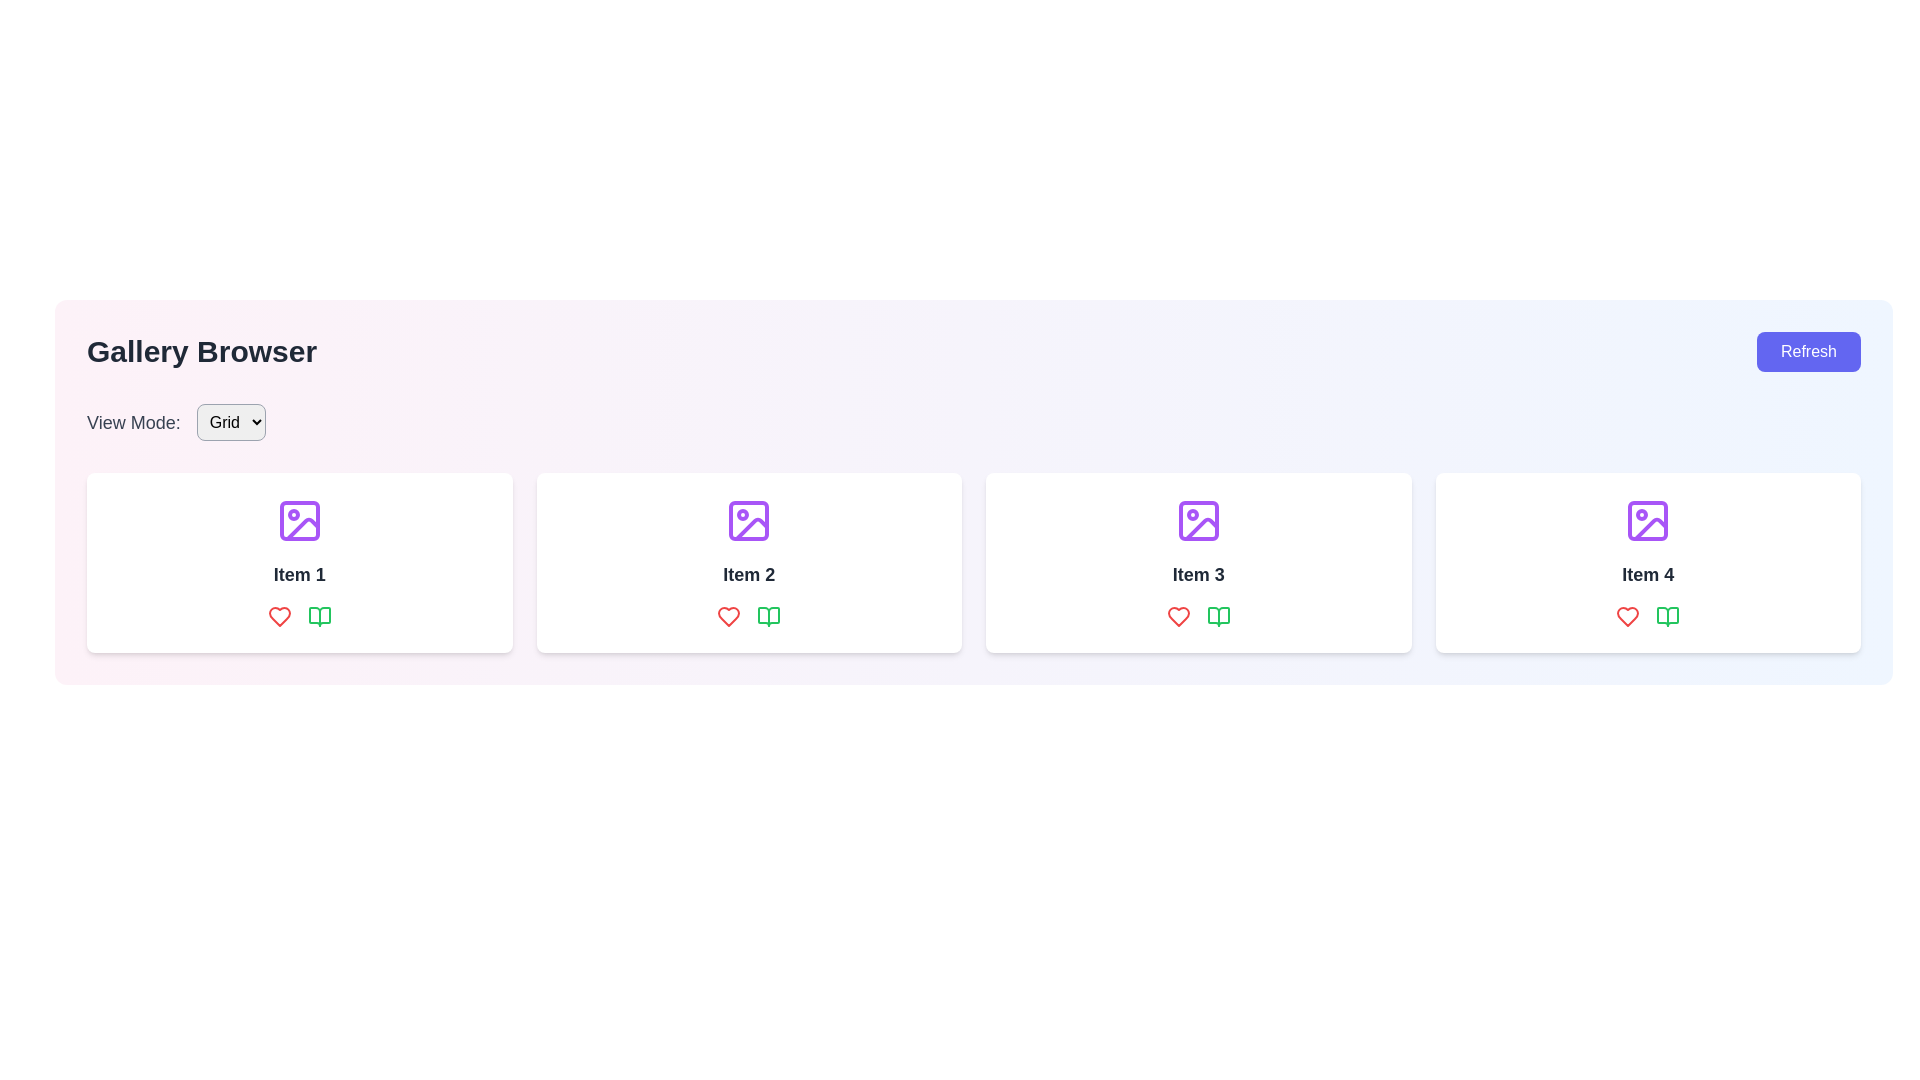  What do you see at coordinates (1217, 616) in the screenshot?
I see `the green book icon located below the label 'Item 3' in the third column of the grid layout` at bounding box center [1217, 616].